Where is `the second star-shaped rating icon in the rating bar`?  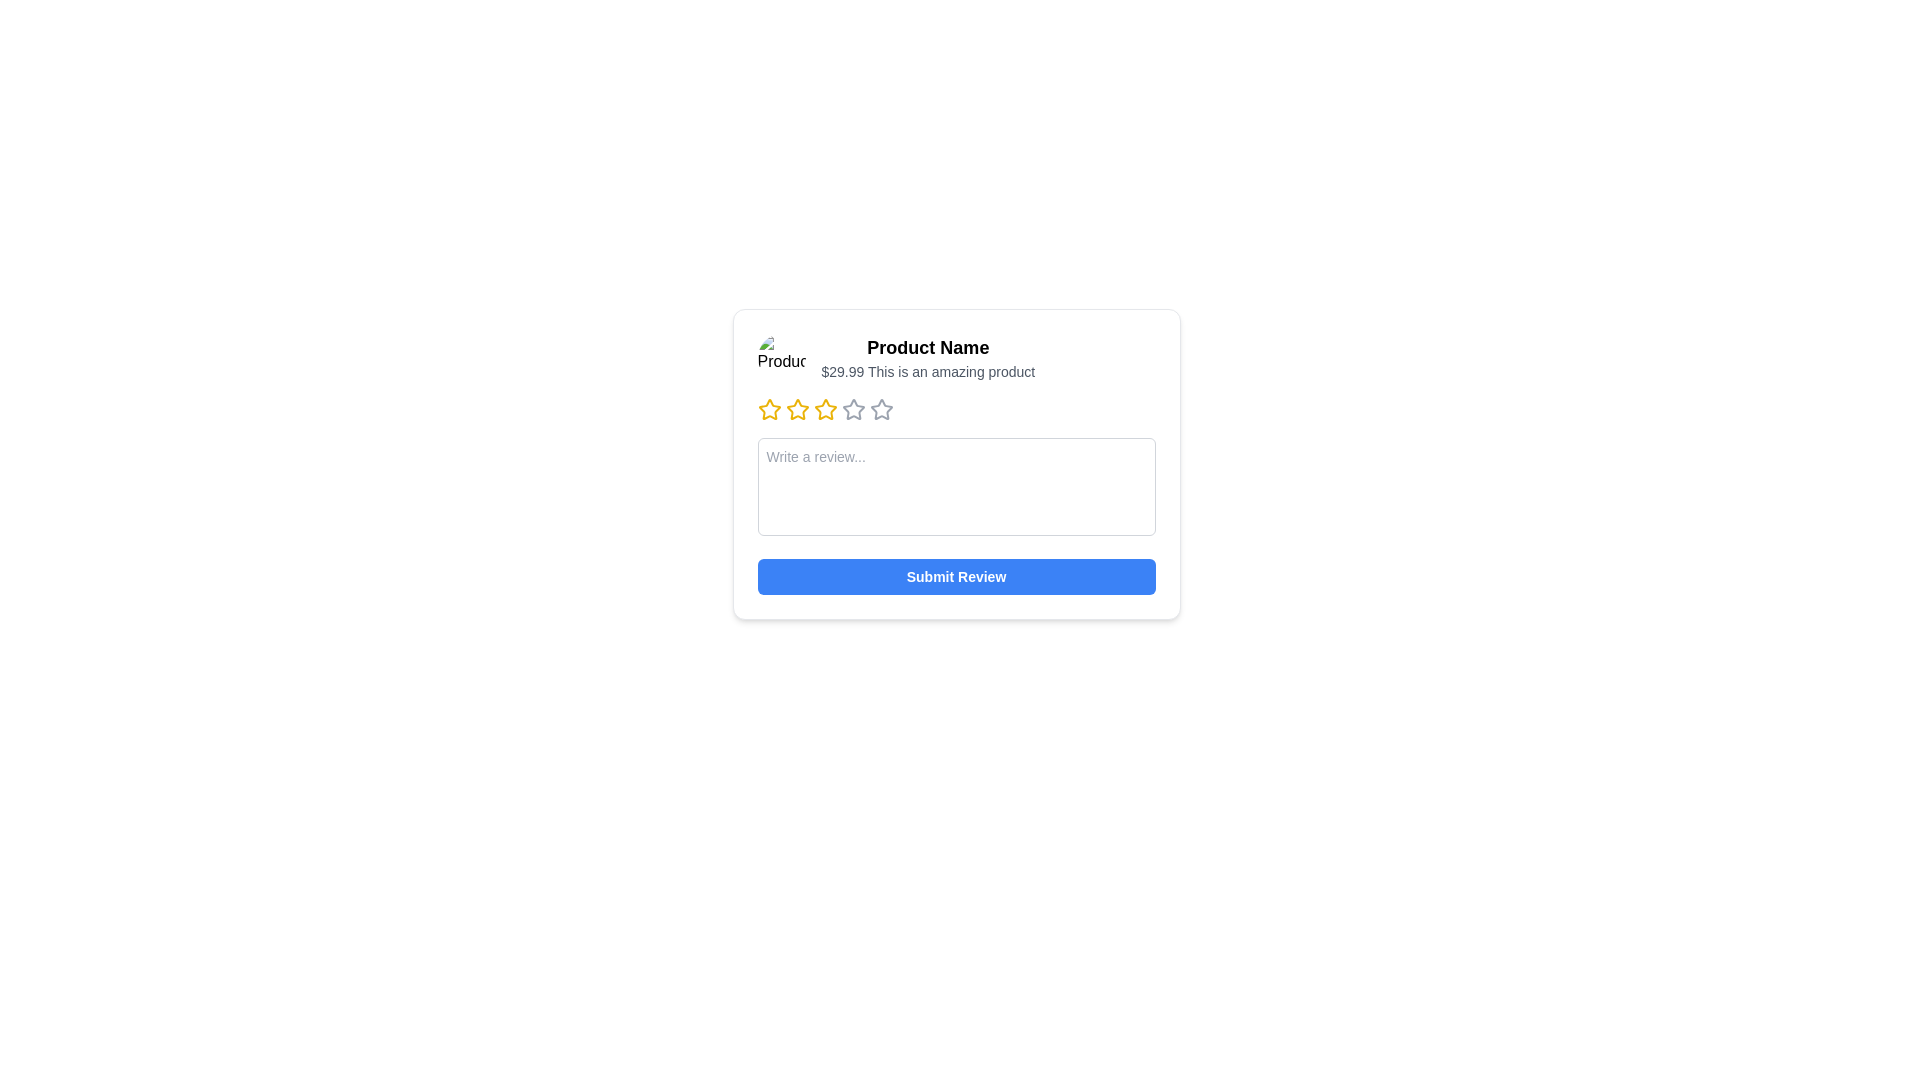 the second star-shaped rating icon in the rating bar is located at coordinates (796, 408).